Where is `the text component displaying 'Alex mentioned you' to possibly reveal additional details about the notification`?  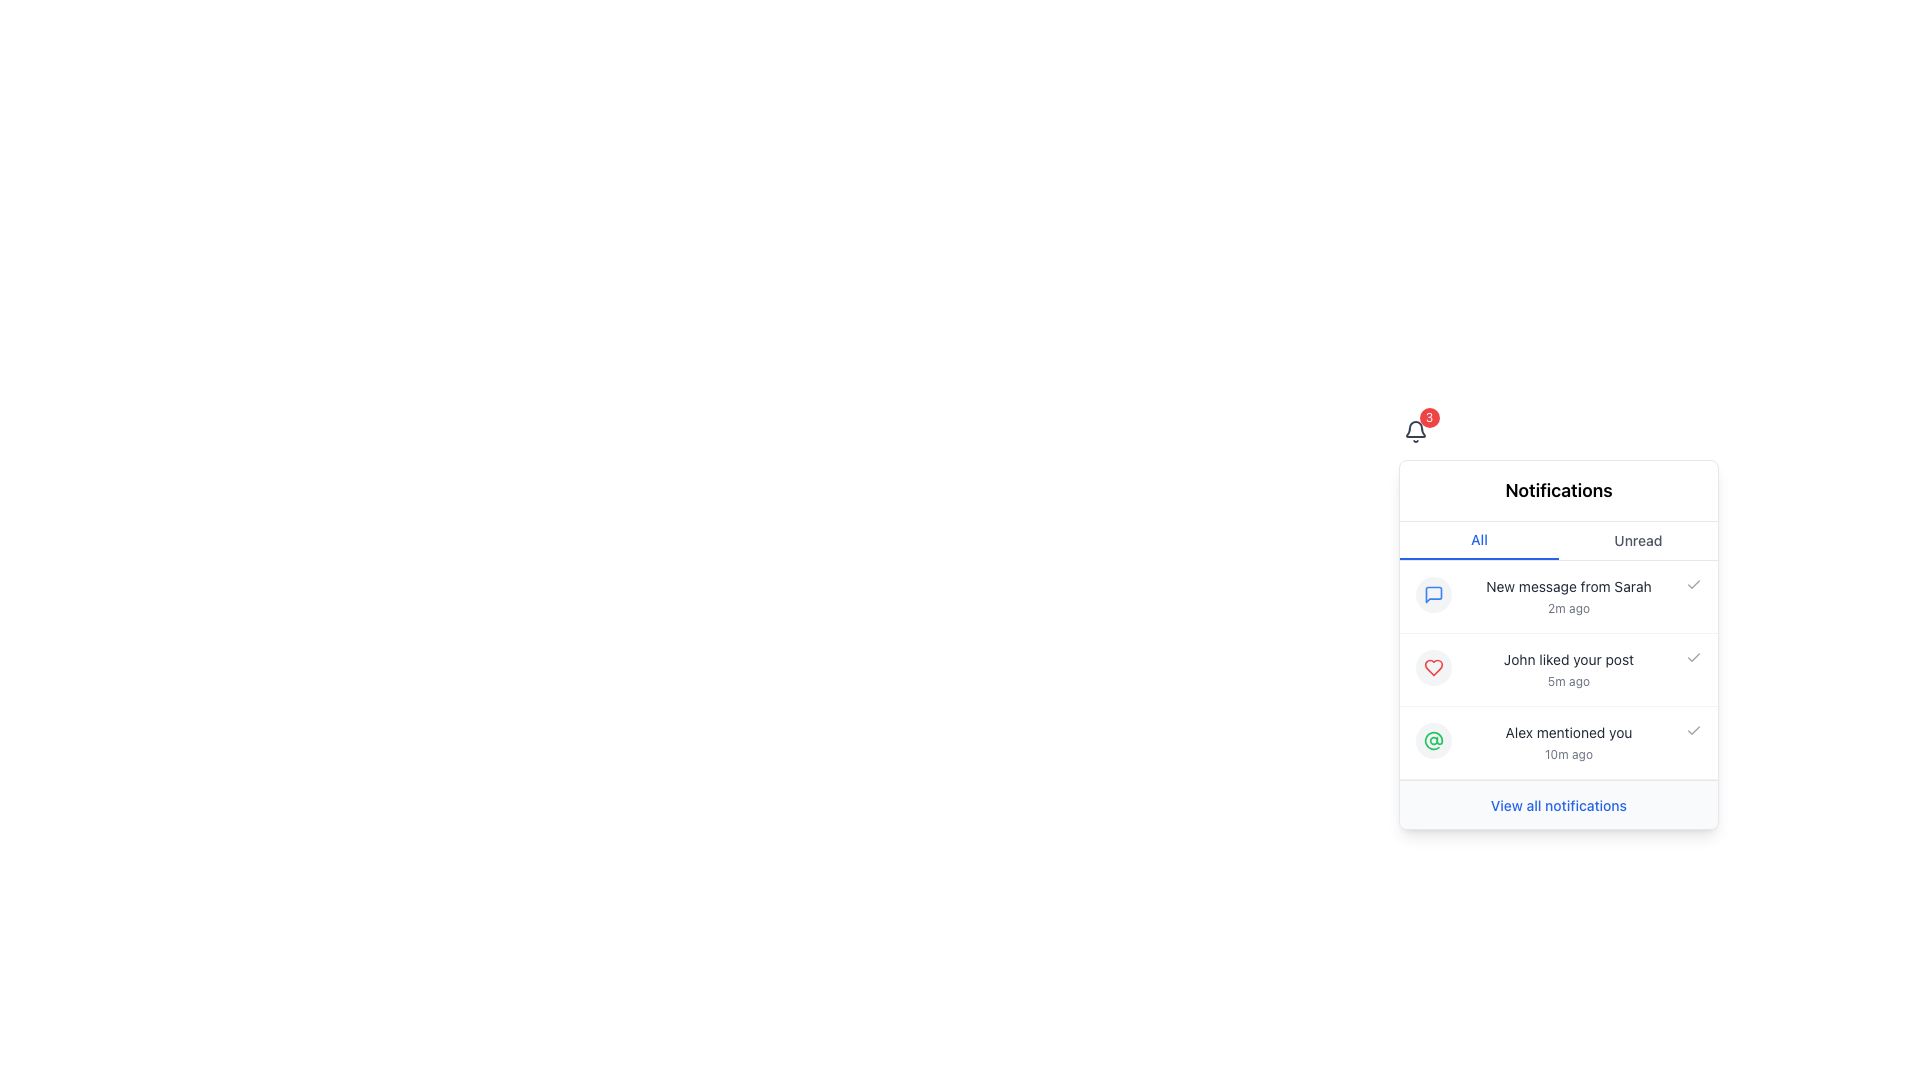
the text component displaying 'Alex mentioned you' to possibly reveal additional details about the notification is located at coordinates (1568, 743).